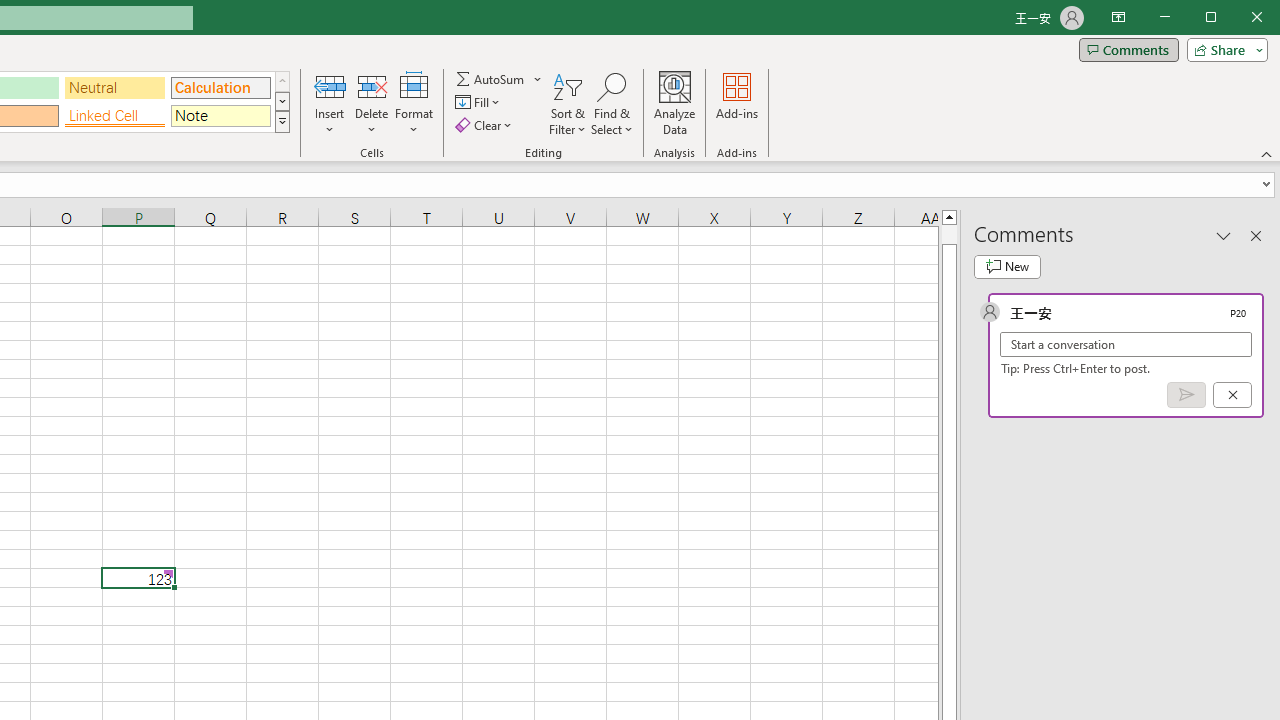  What do you see at coordinates (1126, 343) in the screenshot?
I see `'Start a conversation'` at bounding box center [1126, 343].